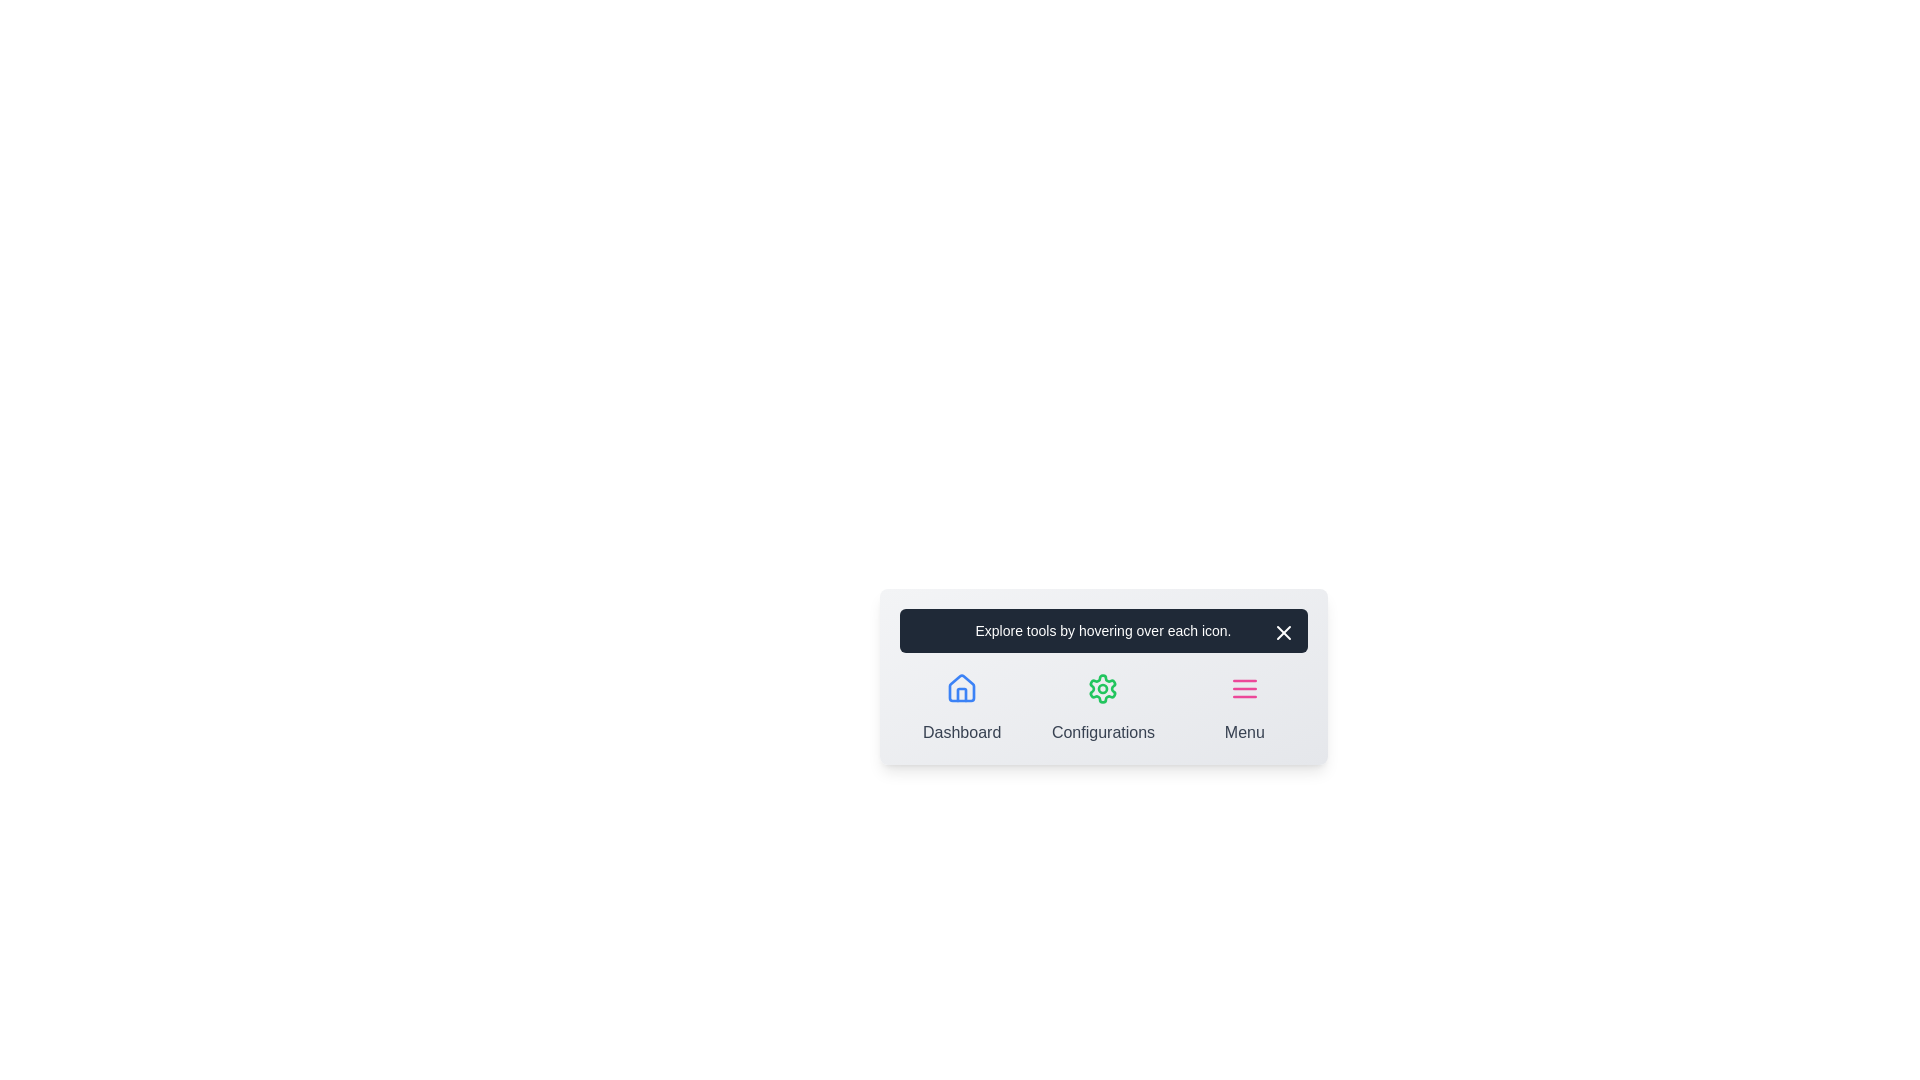 Image resolution: width=1920 pixels, height=1080 pixels. I want to click on the close button 'X' located at the upper-right corner of the tooltip message to change its color to a lighter gray, so click(1283, 632).